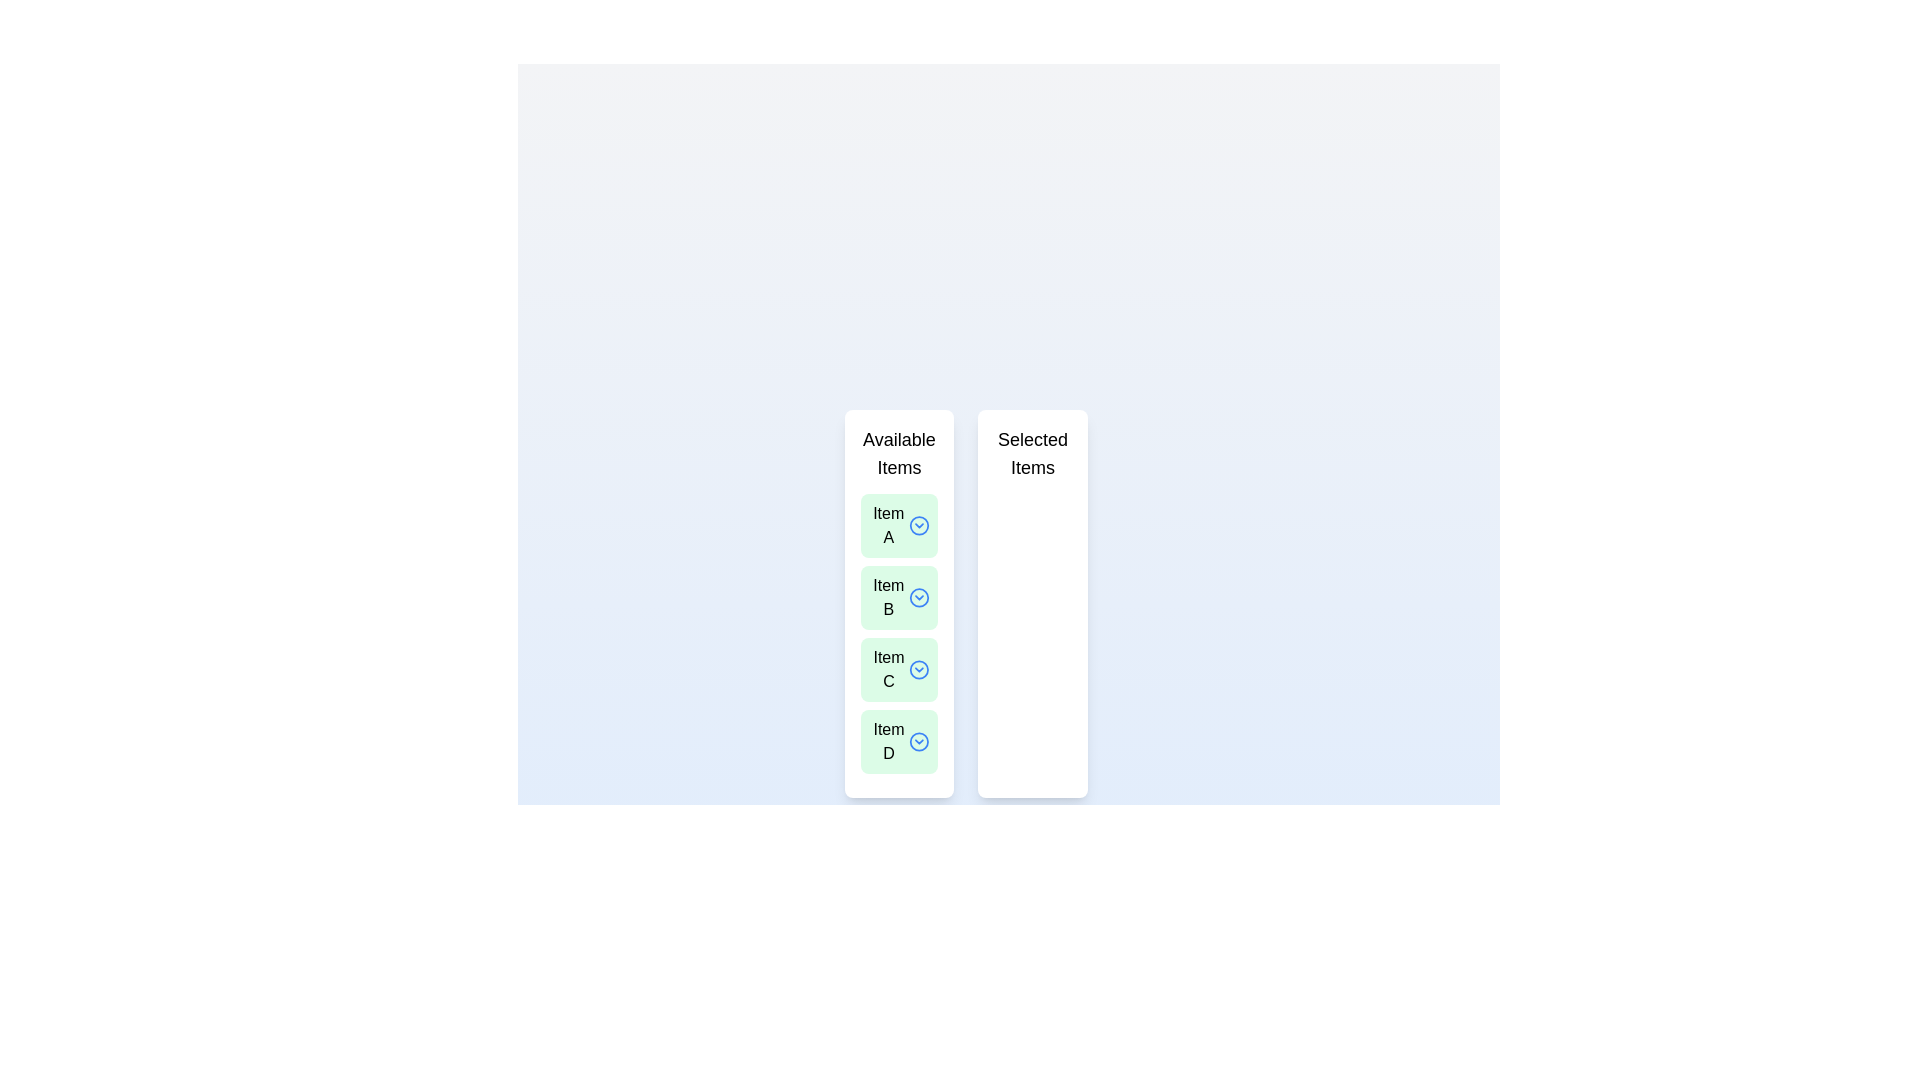  Describe the element at coordinates (918, 524) in the screenshot. I see `the down arrow icon next to Item A in the 'Available Items' list to transfer it to 'Selected Items'` at that location.